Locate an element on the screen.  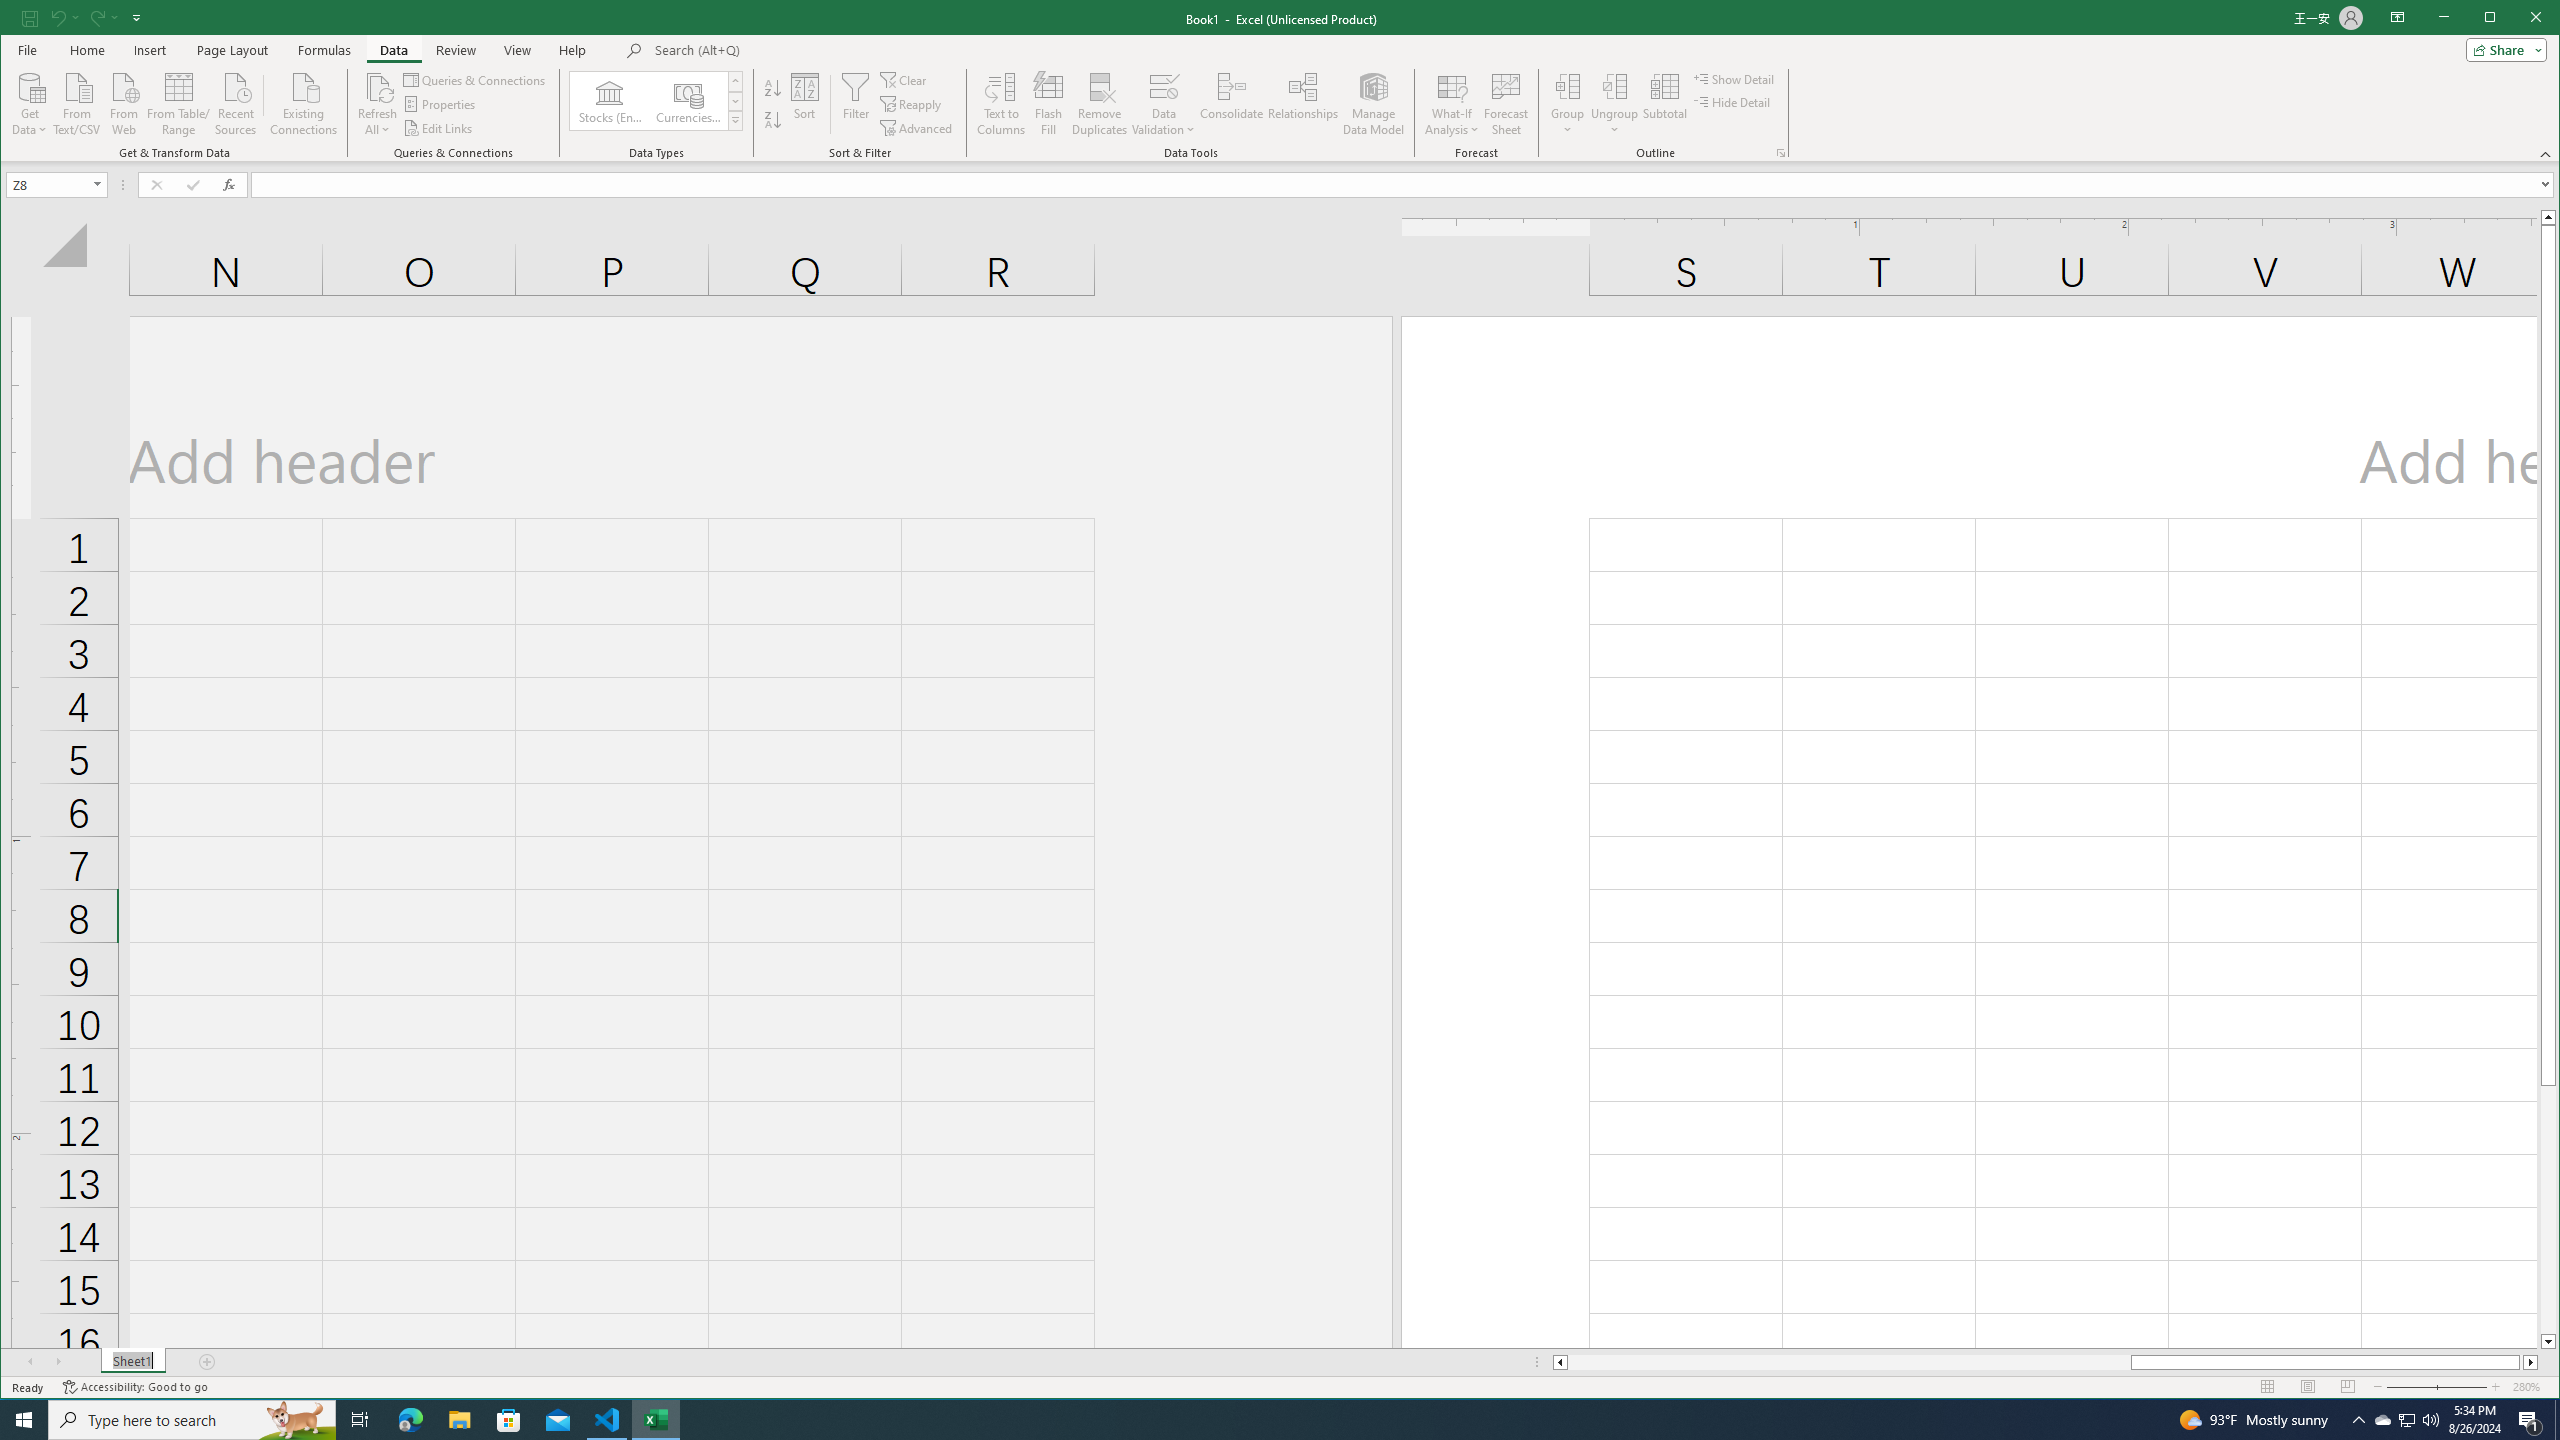
'File Explorer' is located at coordinates (458, 1418).